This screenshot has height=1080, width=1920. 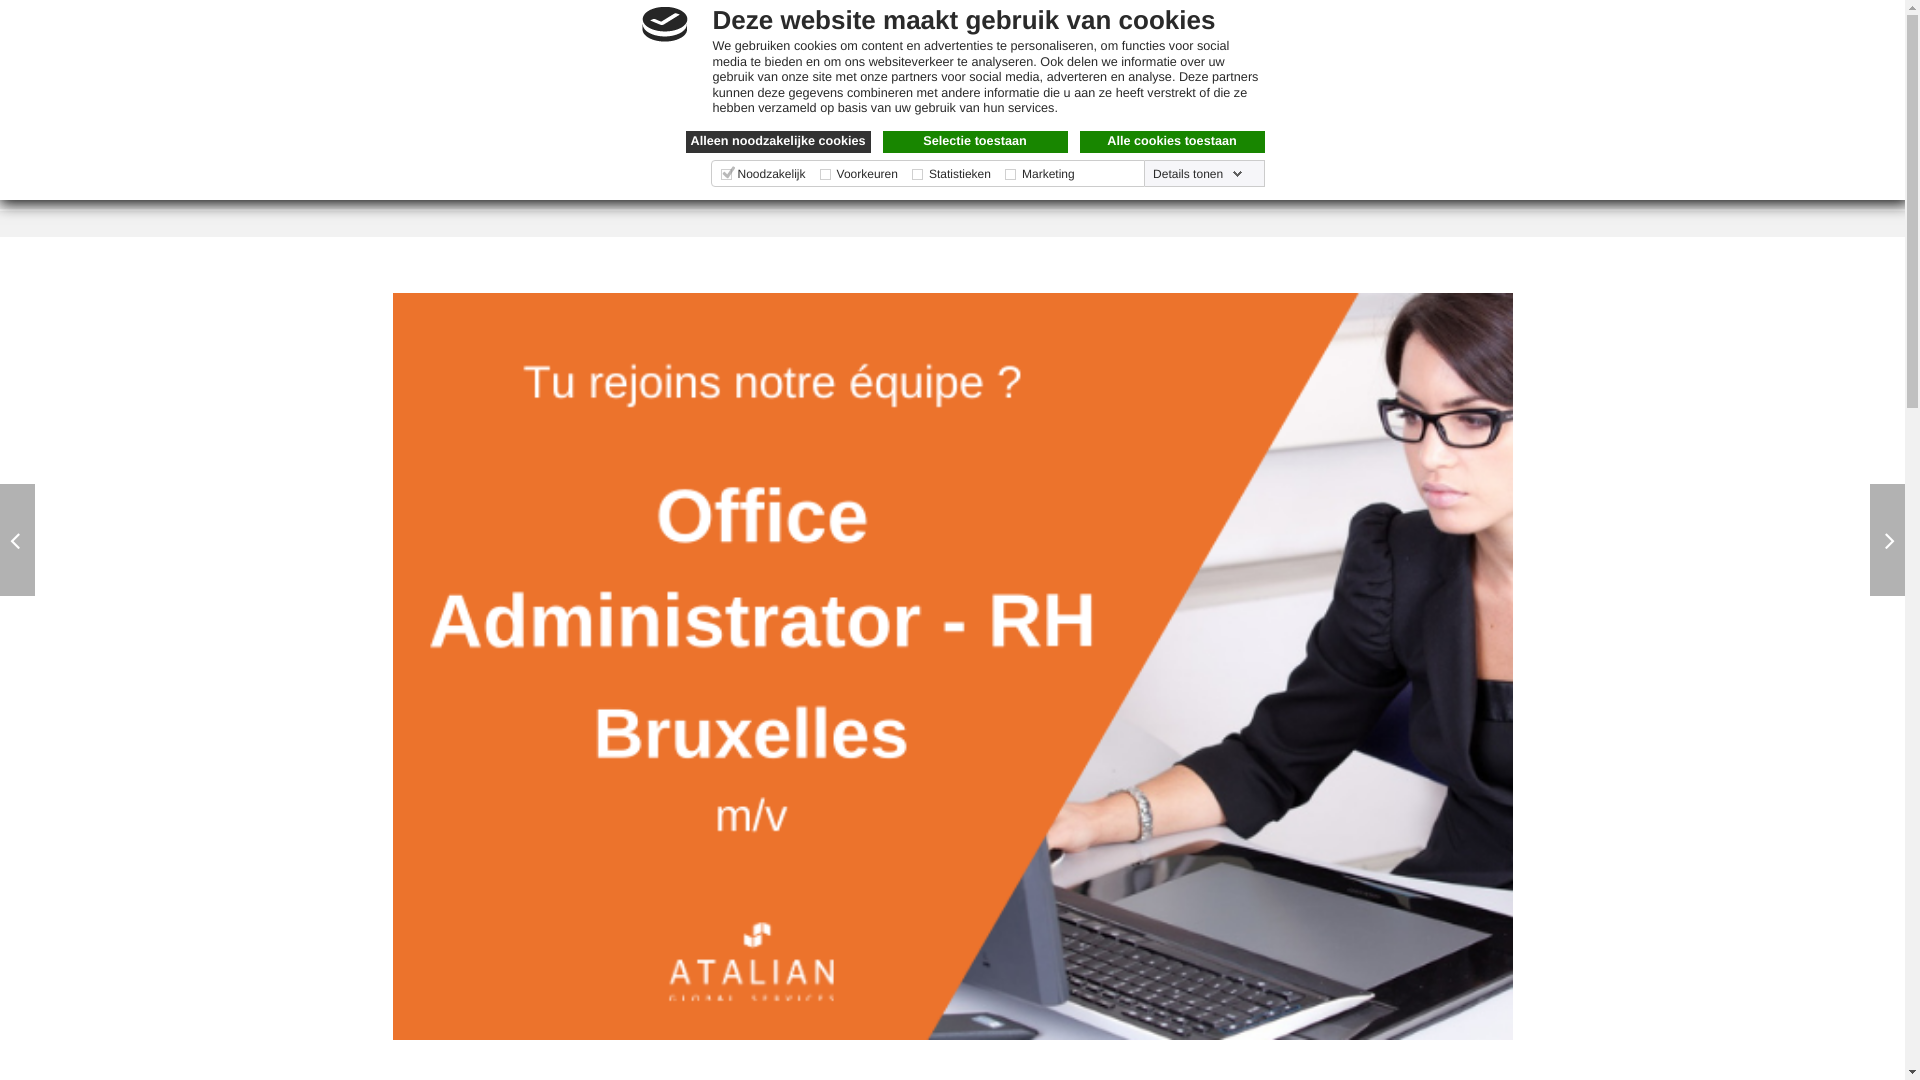 What do you see at coordinates (1381, 148) in the screenshot?
I see `'CONTACTEER ONS'` at bounding box center [1381, 148].